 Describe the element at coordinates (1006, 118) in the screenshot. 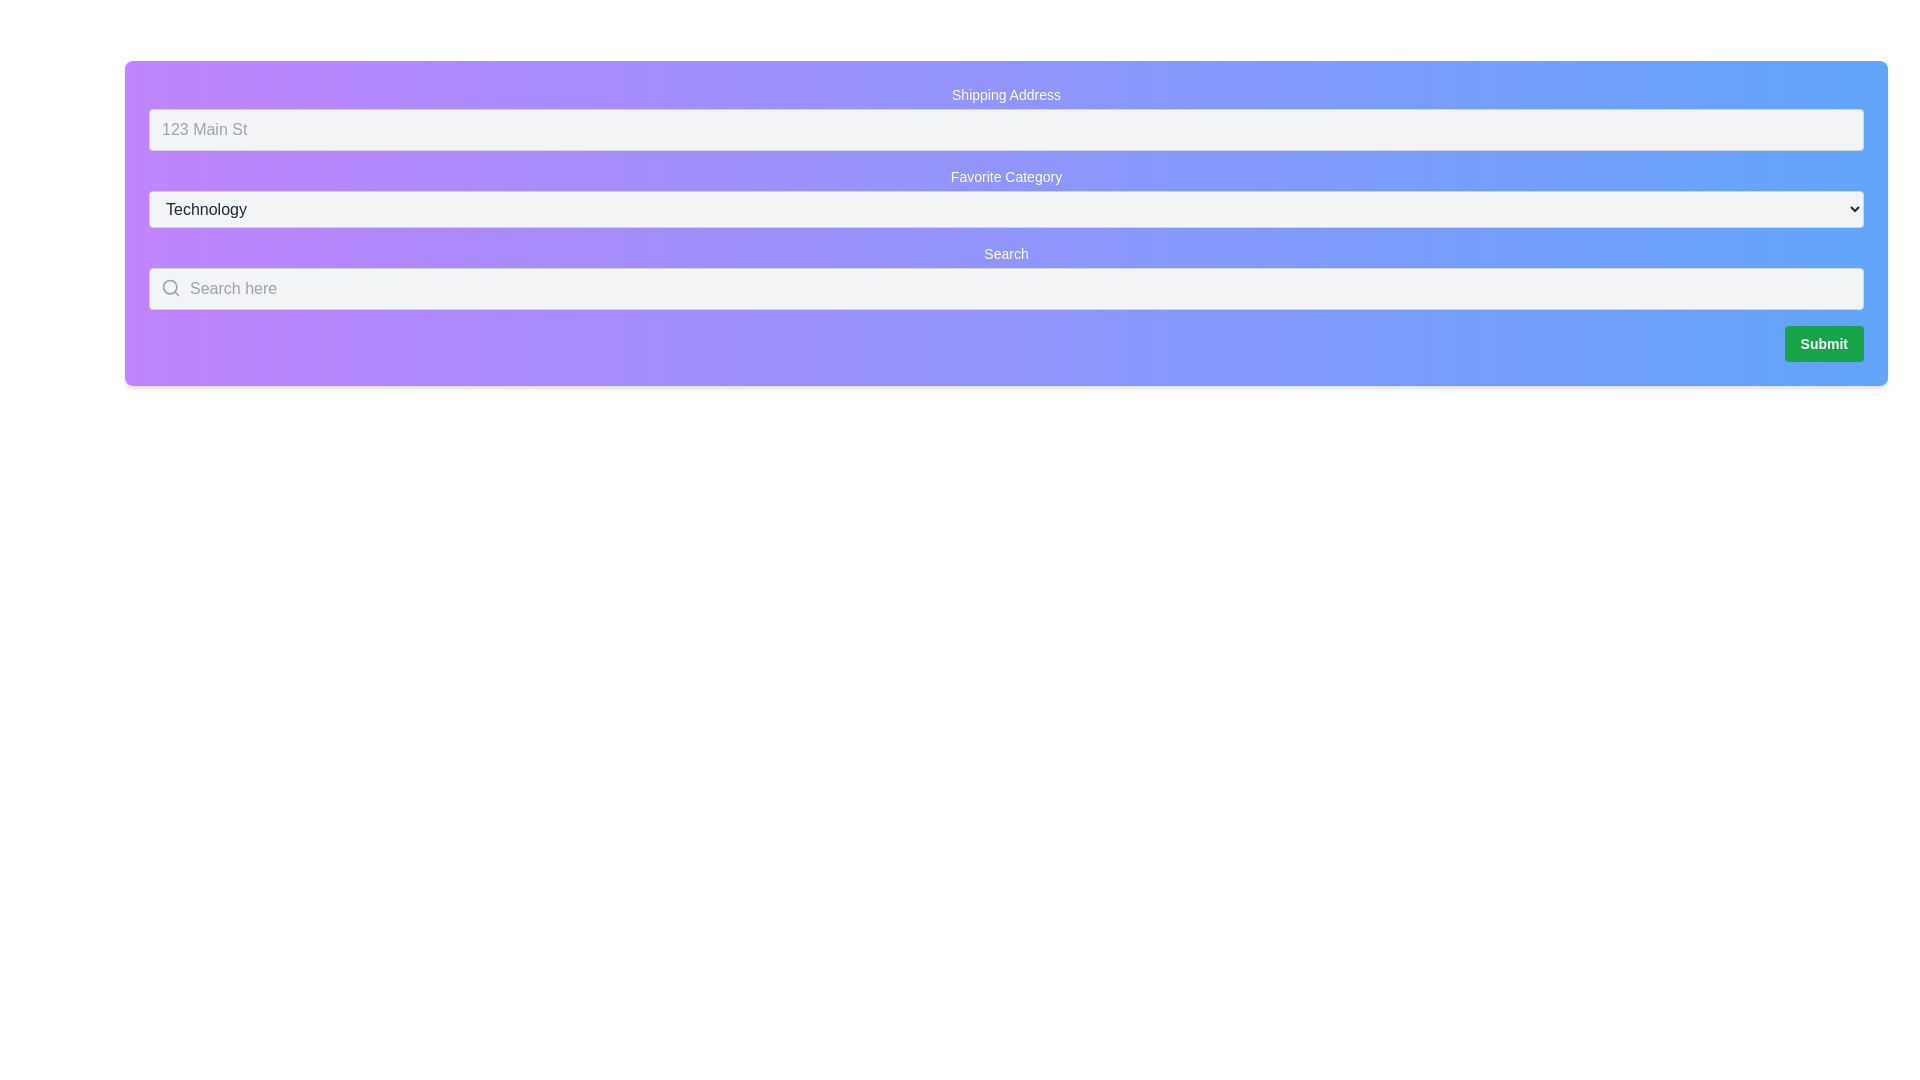

I see `on the text input box for entering the shipping address, which is located directly below the 'Shipping Address' label` at that location.